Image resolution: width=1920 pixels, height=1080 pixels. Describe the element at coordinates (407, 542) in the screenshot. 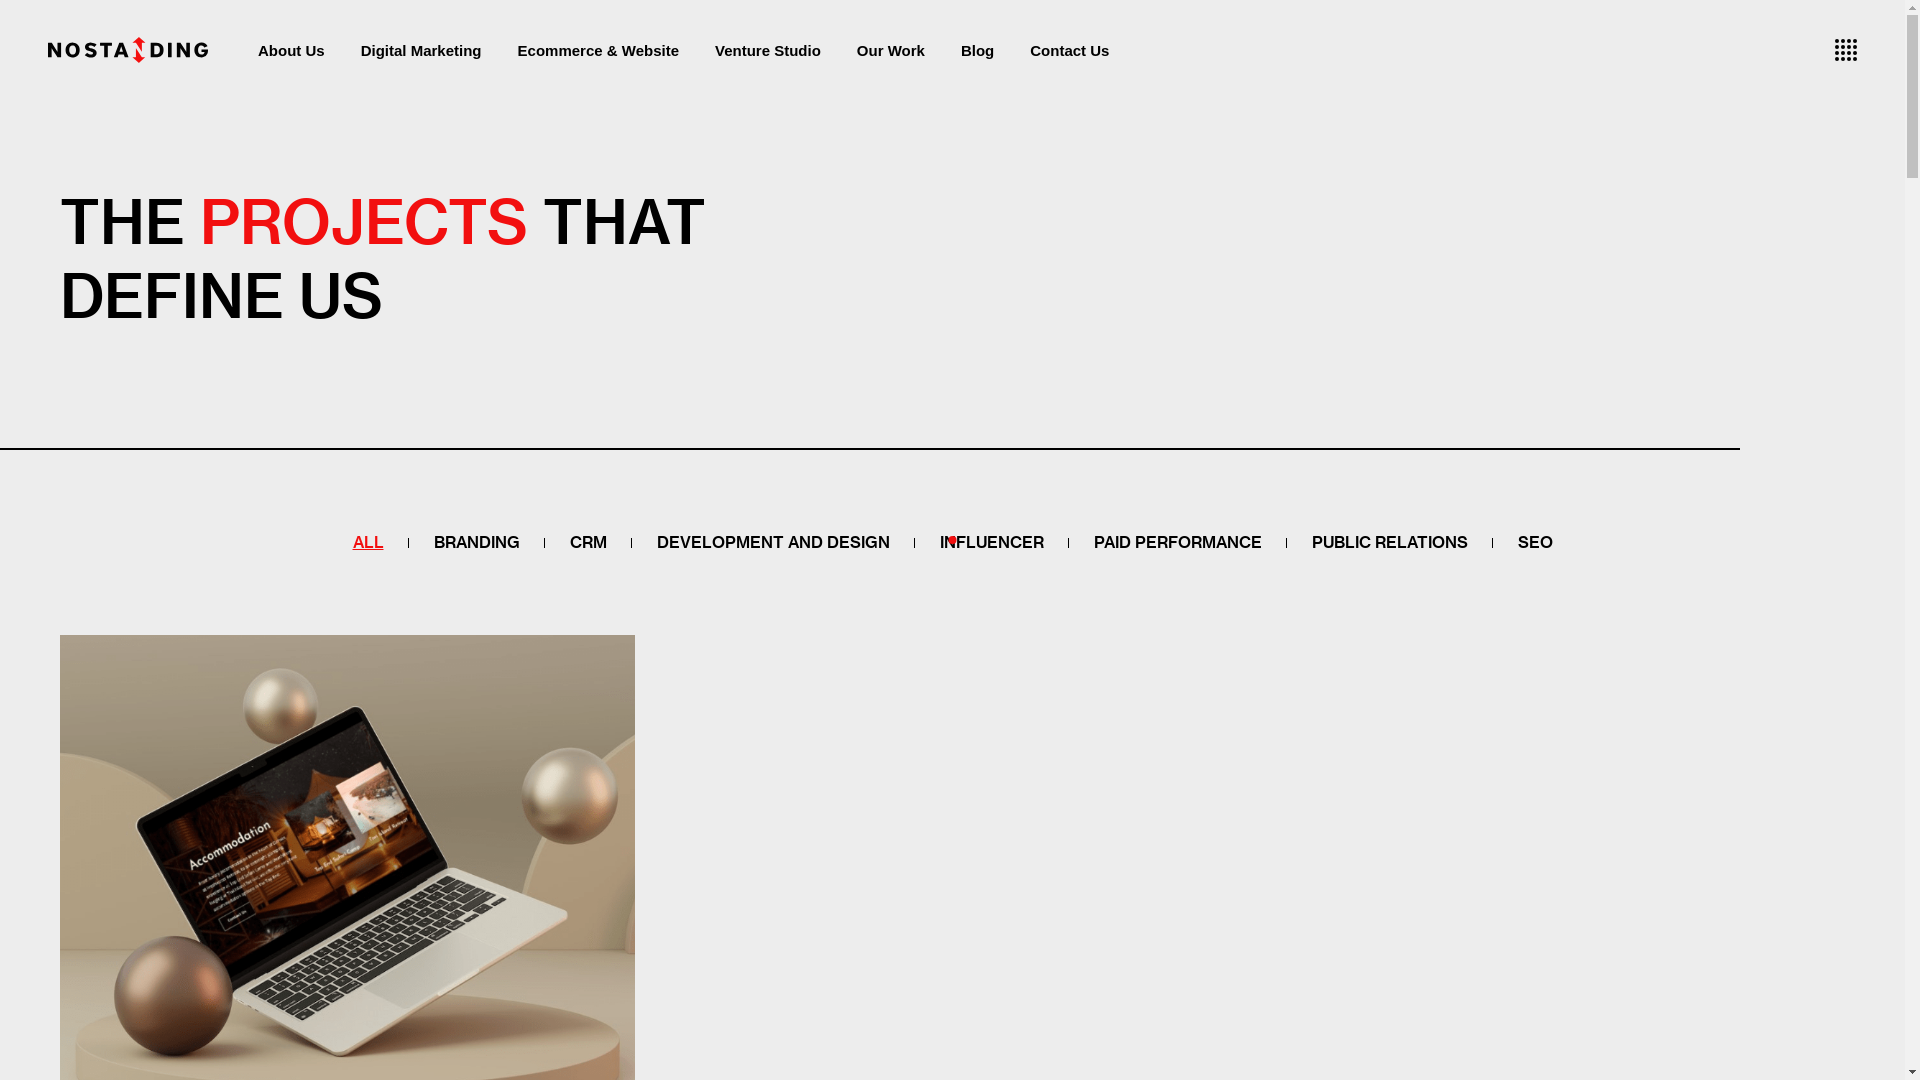

I see `'BRANDING'` at that location.